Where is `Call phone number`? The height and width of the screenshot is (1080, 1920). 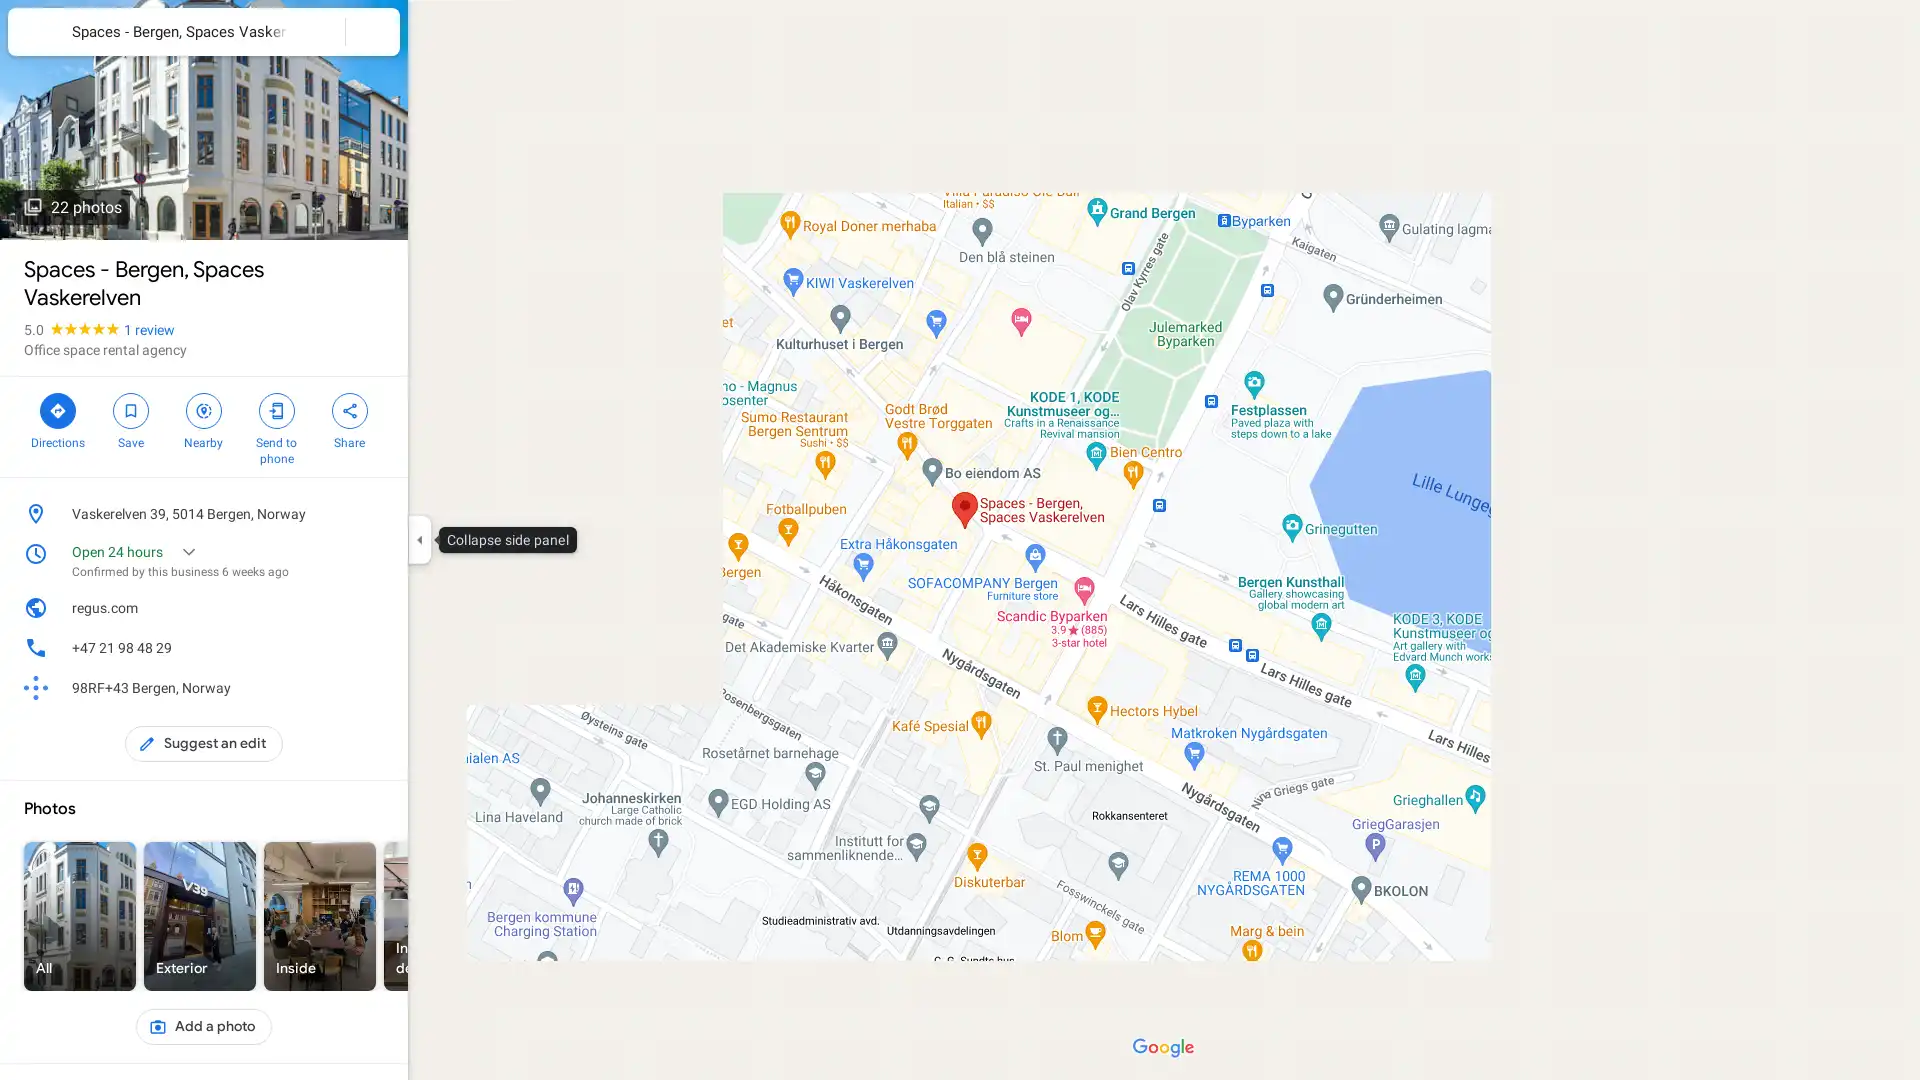
Call phone number is located at coordinates (374, 648).